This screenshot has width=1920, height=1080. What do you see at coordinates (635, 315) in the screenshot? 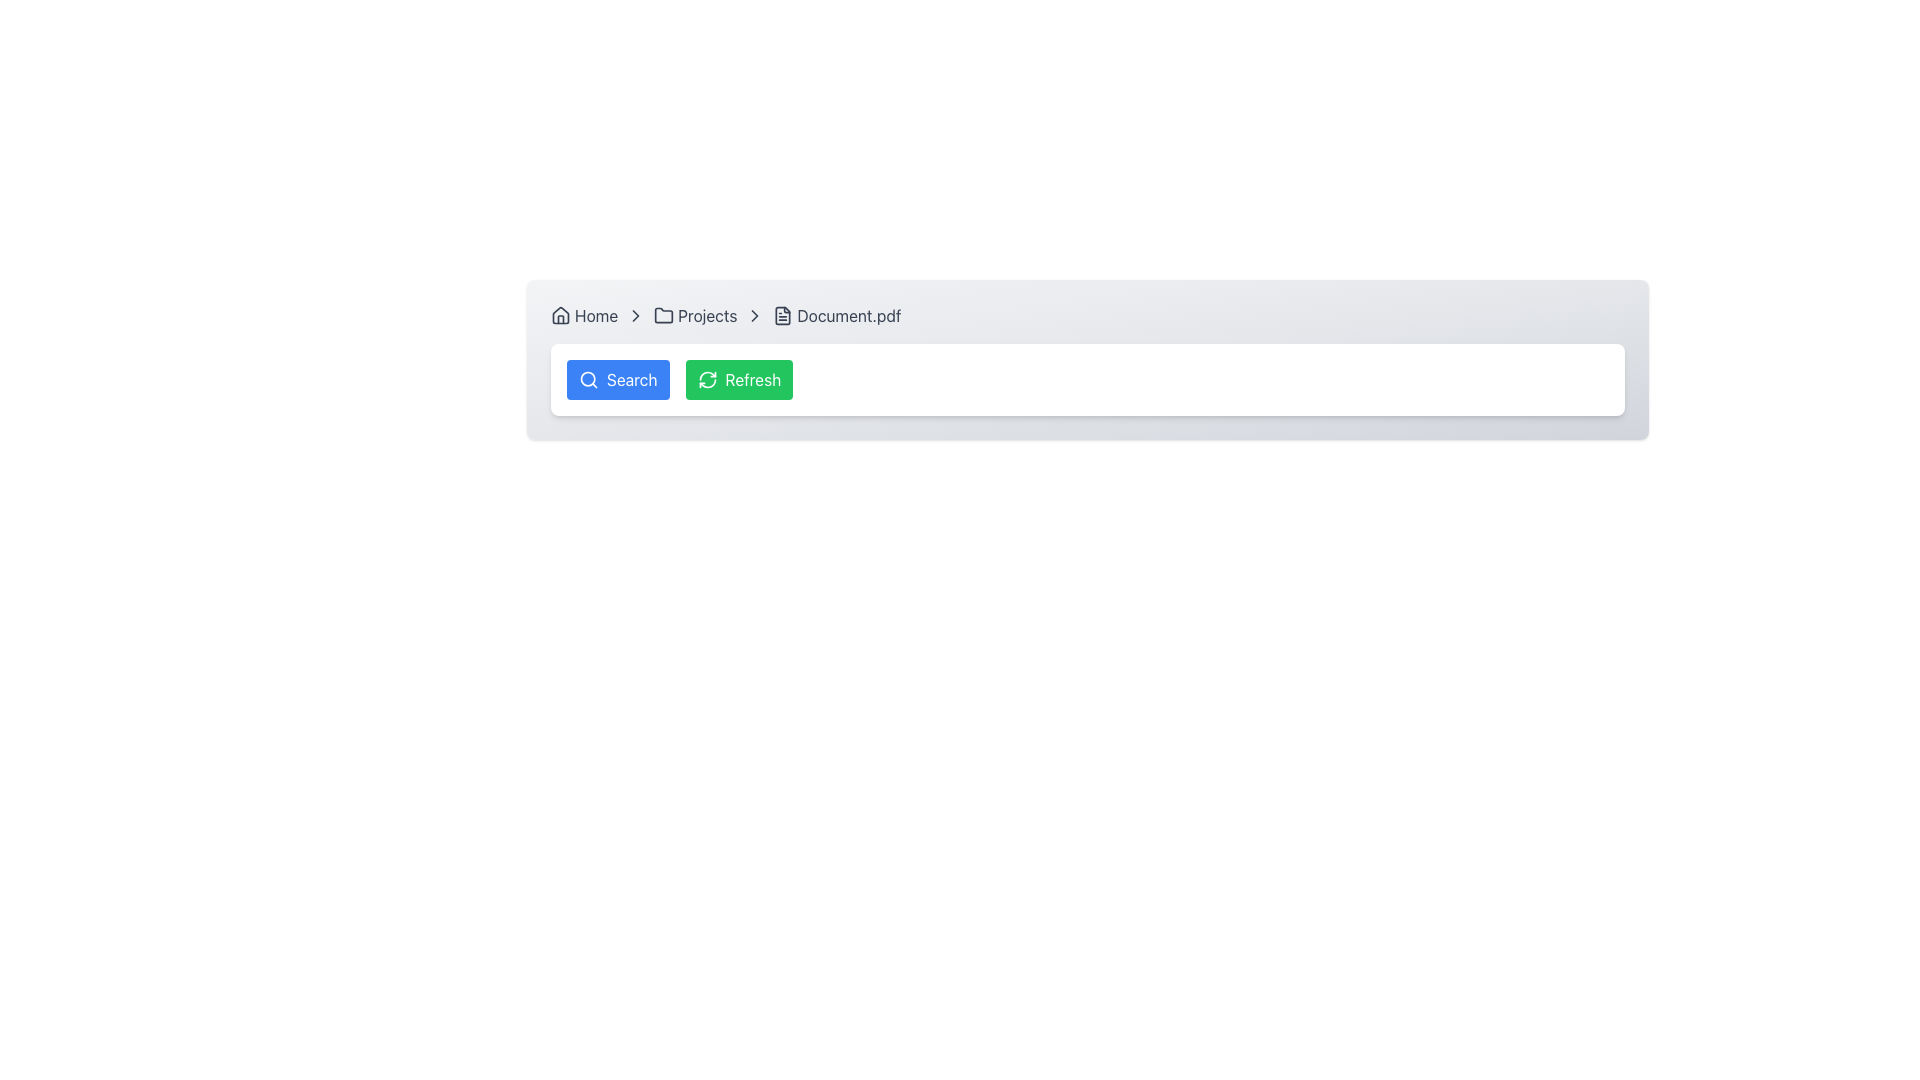
I see `the rightward chevron indicator in the breadcrumb navigation bar to follow the breadcrumb from 'Projects' to 'Document.pdf'` at bounding box center [635, 315].